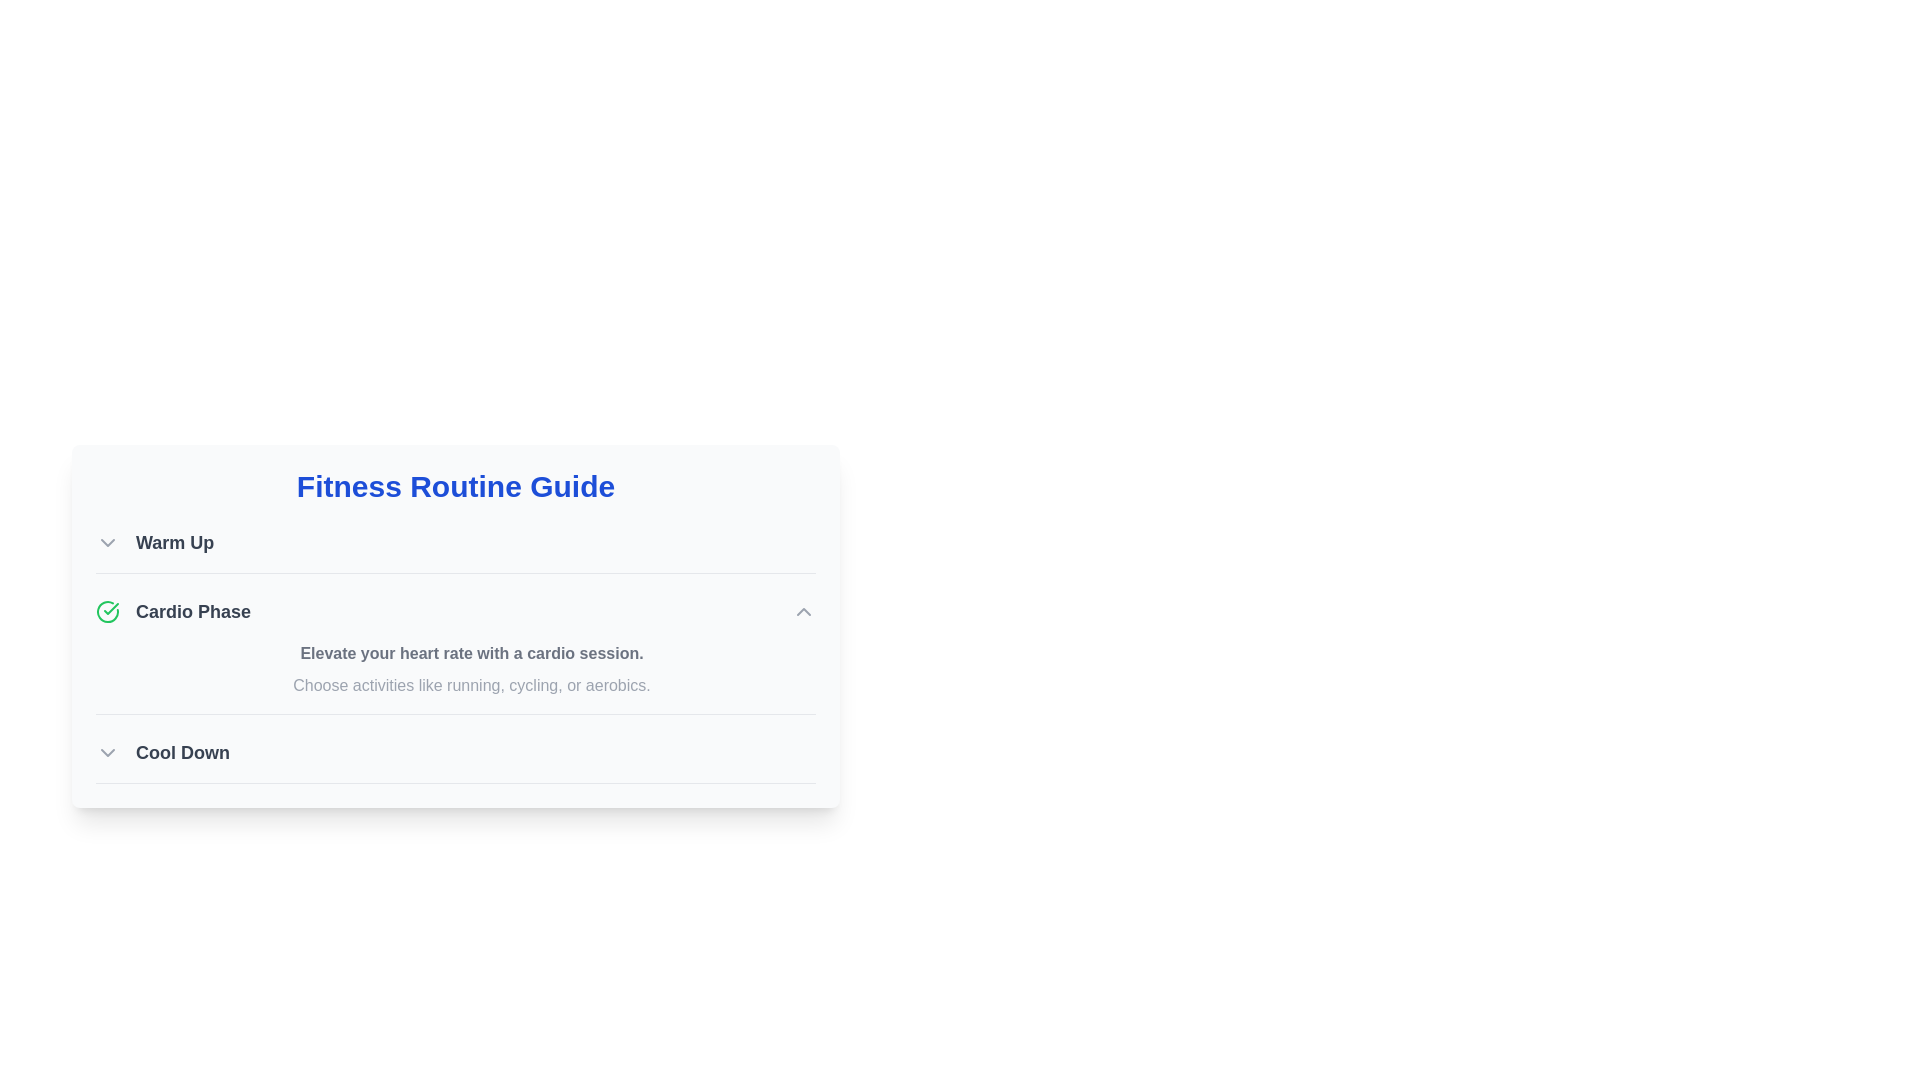  What do you see at coordinates (107, 543) in the screenshot?
I see `the dropdown toggle icon located to the left of the 'Warm Up' section` at bounding box center [107, 543].